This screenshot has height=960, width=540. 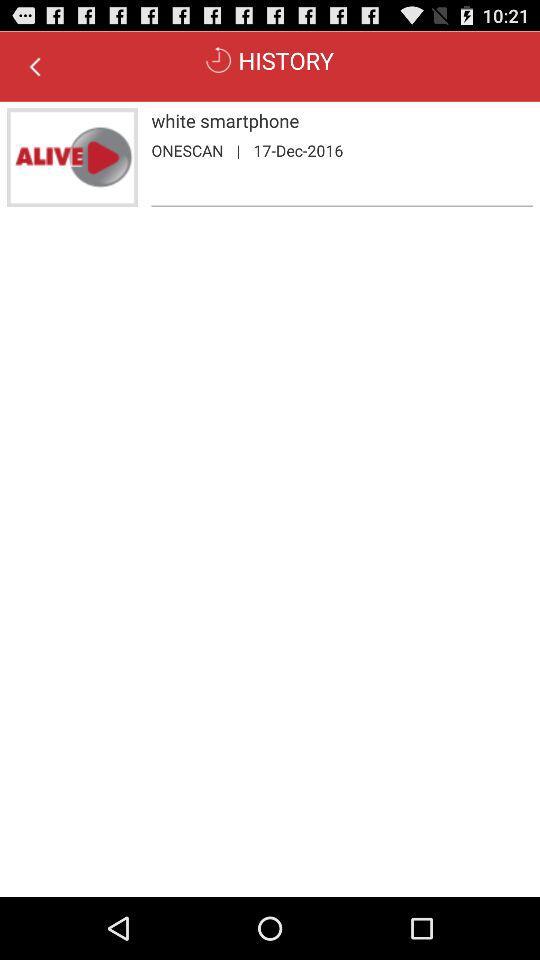 I want to click on the app to the left of white smartphone, so click(x=71, y=156).